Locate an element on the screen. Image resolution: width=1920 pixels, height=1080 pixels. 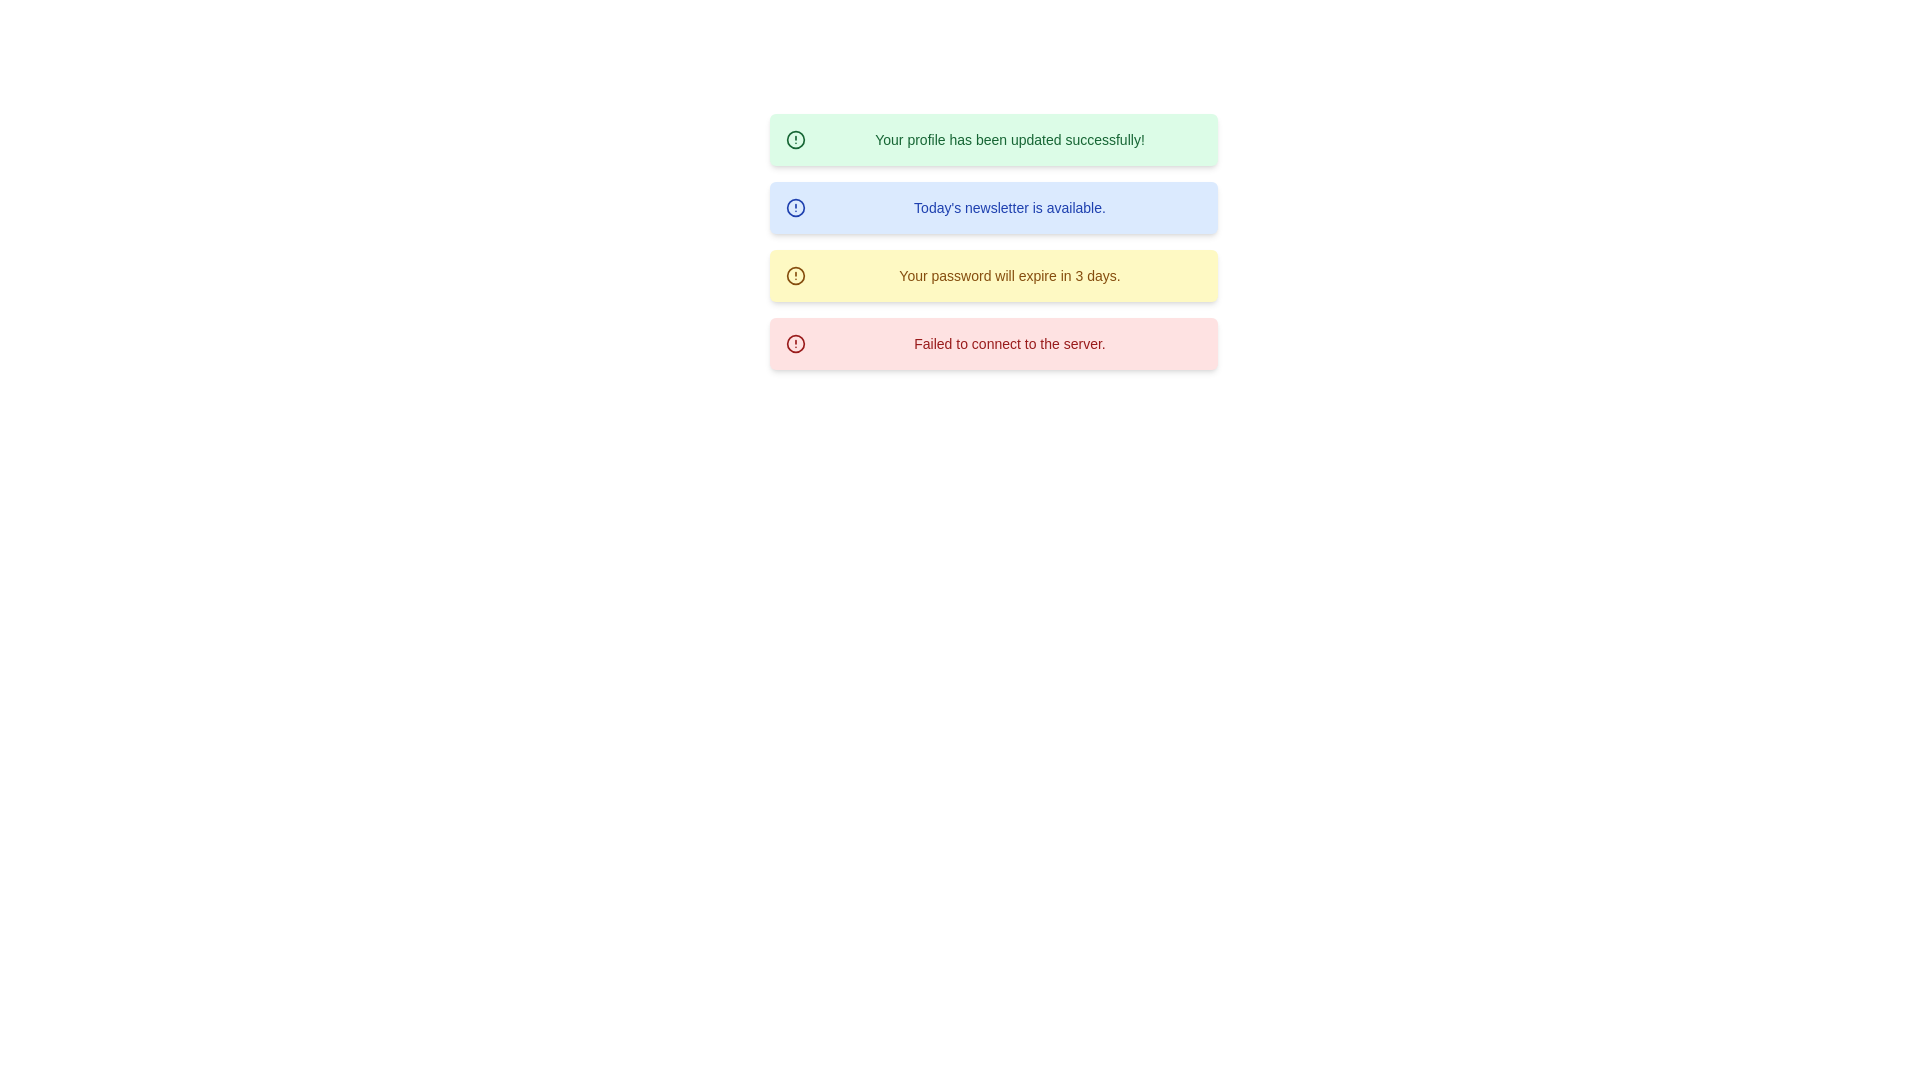
the Alert Icon located on the left side of the notification bar indicating 'Today's newsletter is available.' is located at coordinates (795, 208).